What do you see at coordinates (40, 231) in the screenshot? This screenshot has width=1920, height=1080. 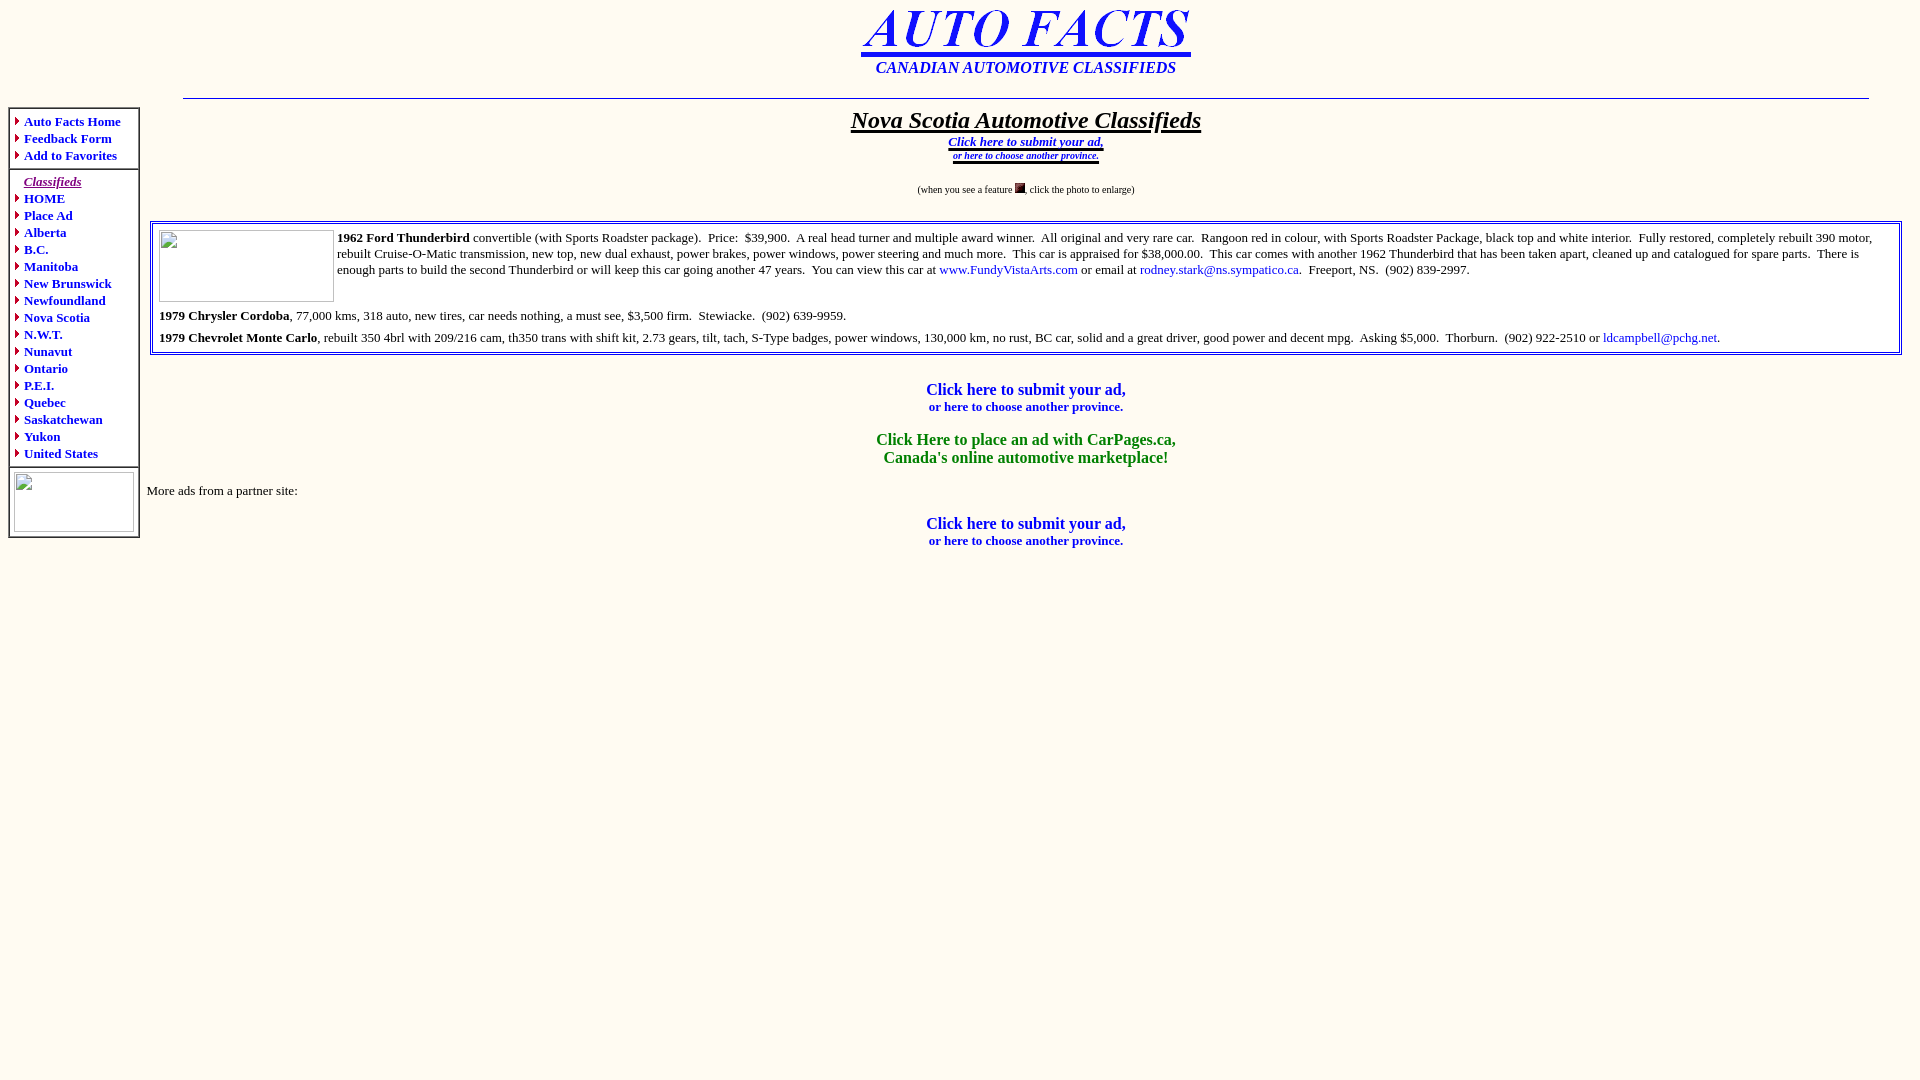 I see `'Alberta'` at bounding box center [40, 231].